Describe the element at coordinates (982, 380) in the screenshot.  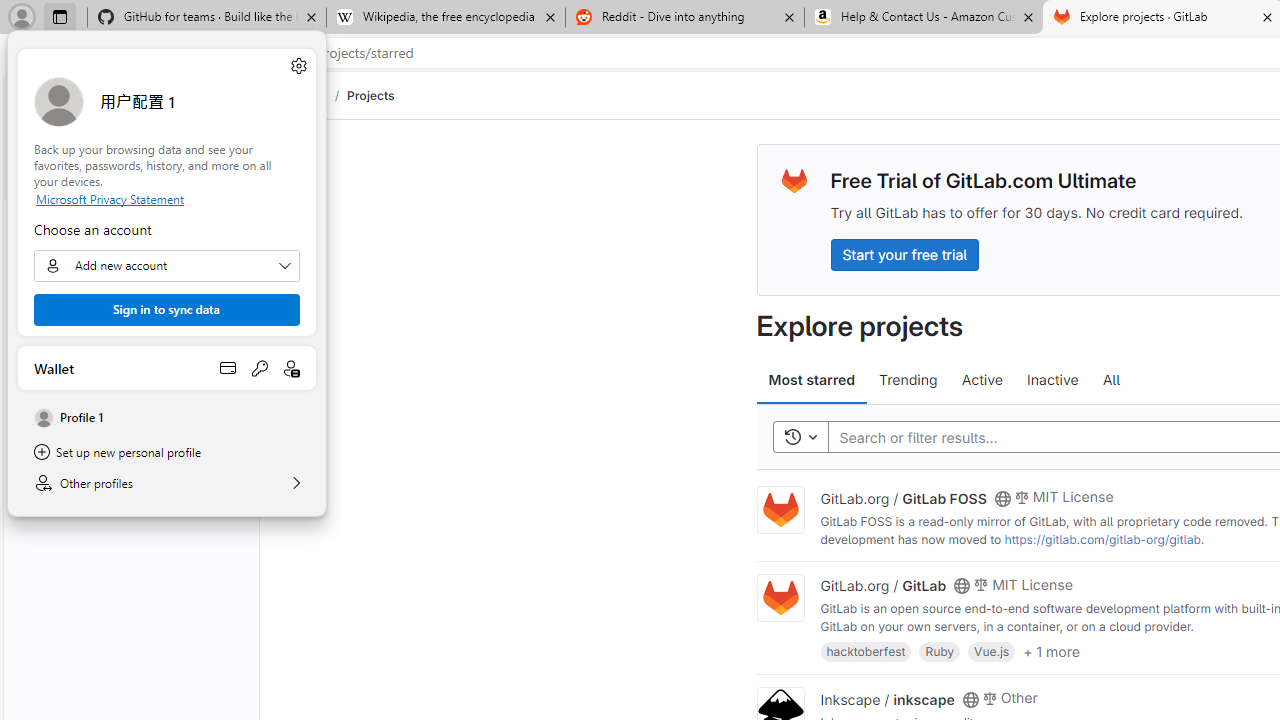
I see `'Active'` at that location.